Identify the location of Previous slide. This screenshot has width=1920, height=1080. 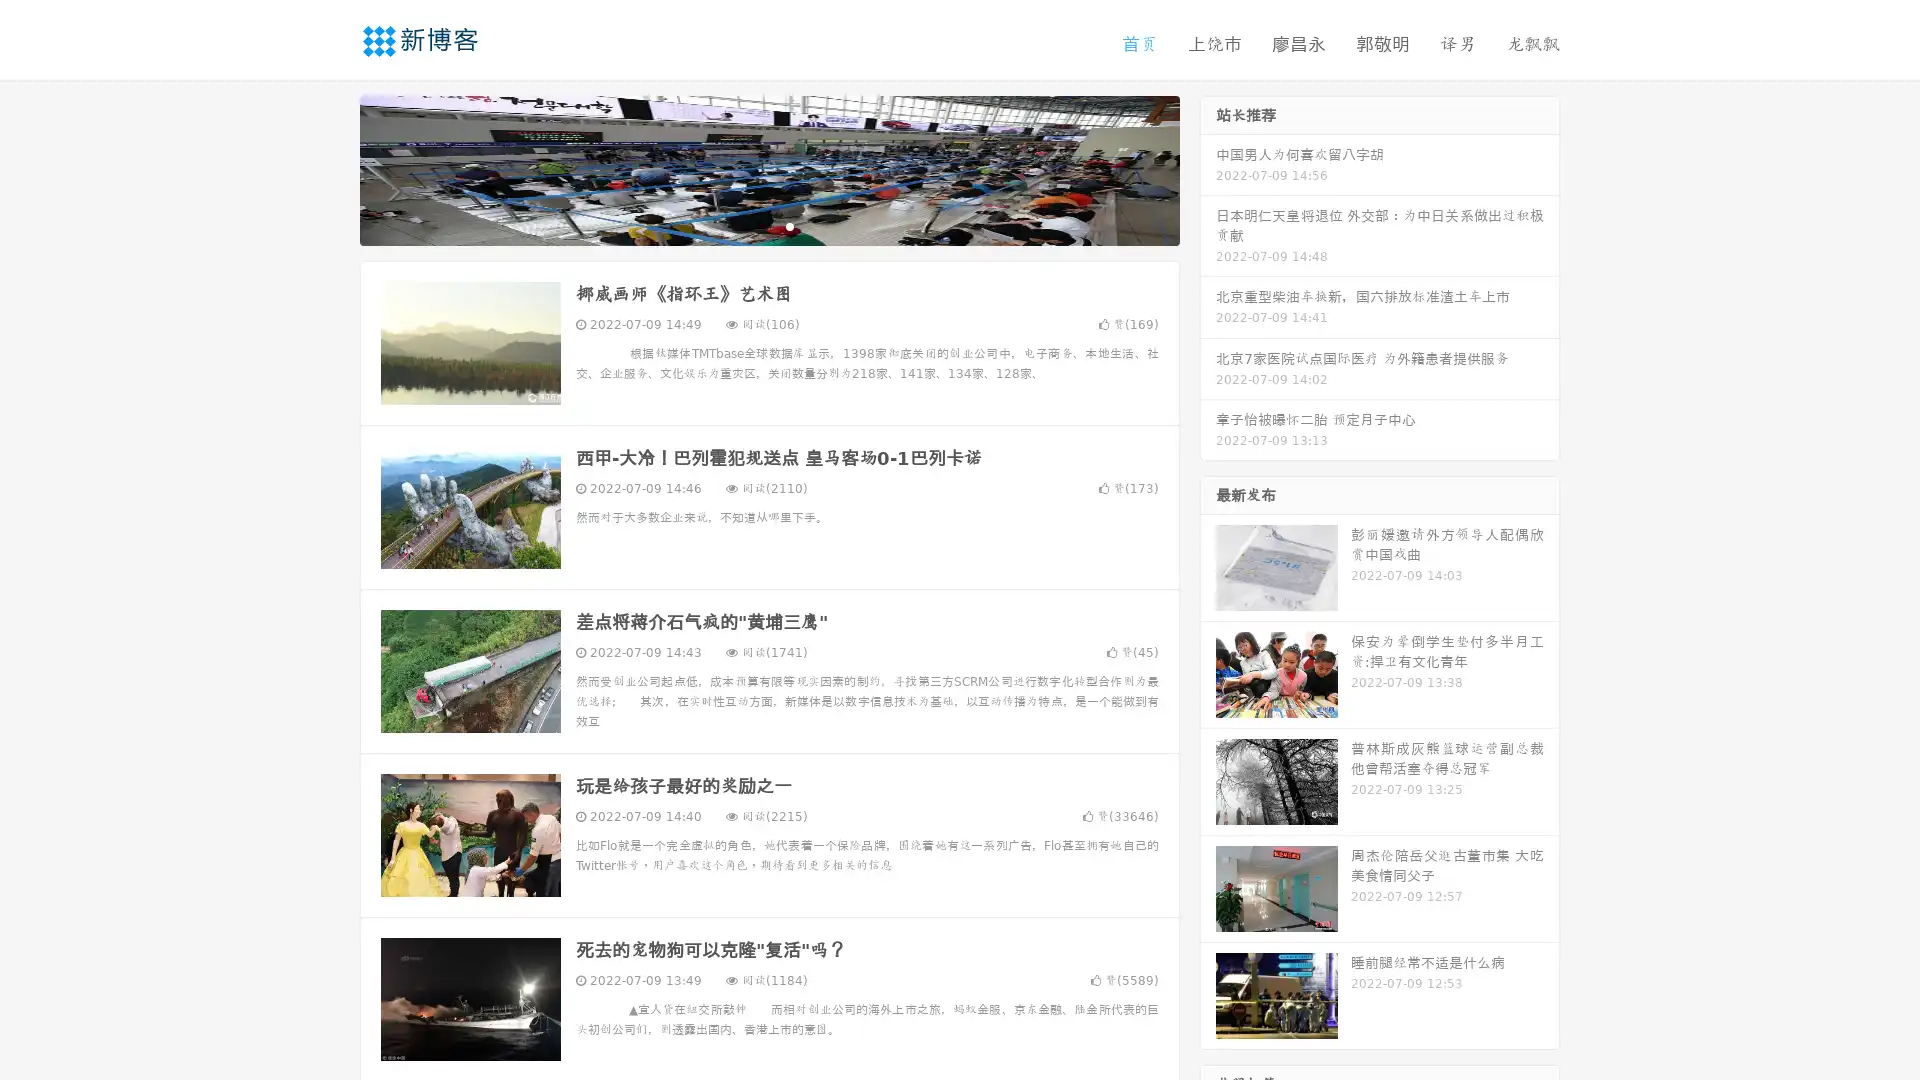
(330, 168).